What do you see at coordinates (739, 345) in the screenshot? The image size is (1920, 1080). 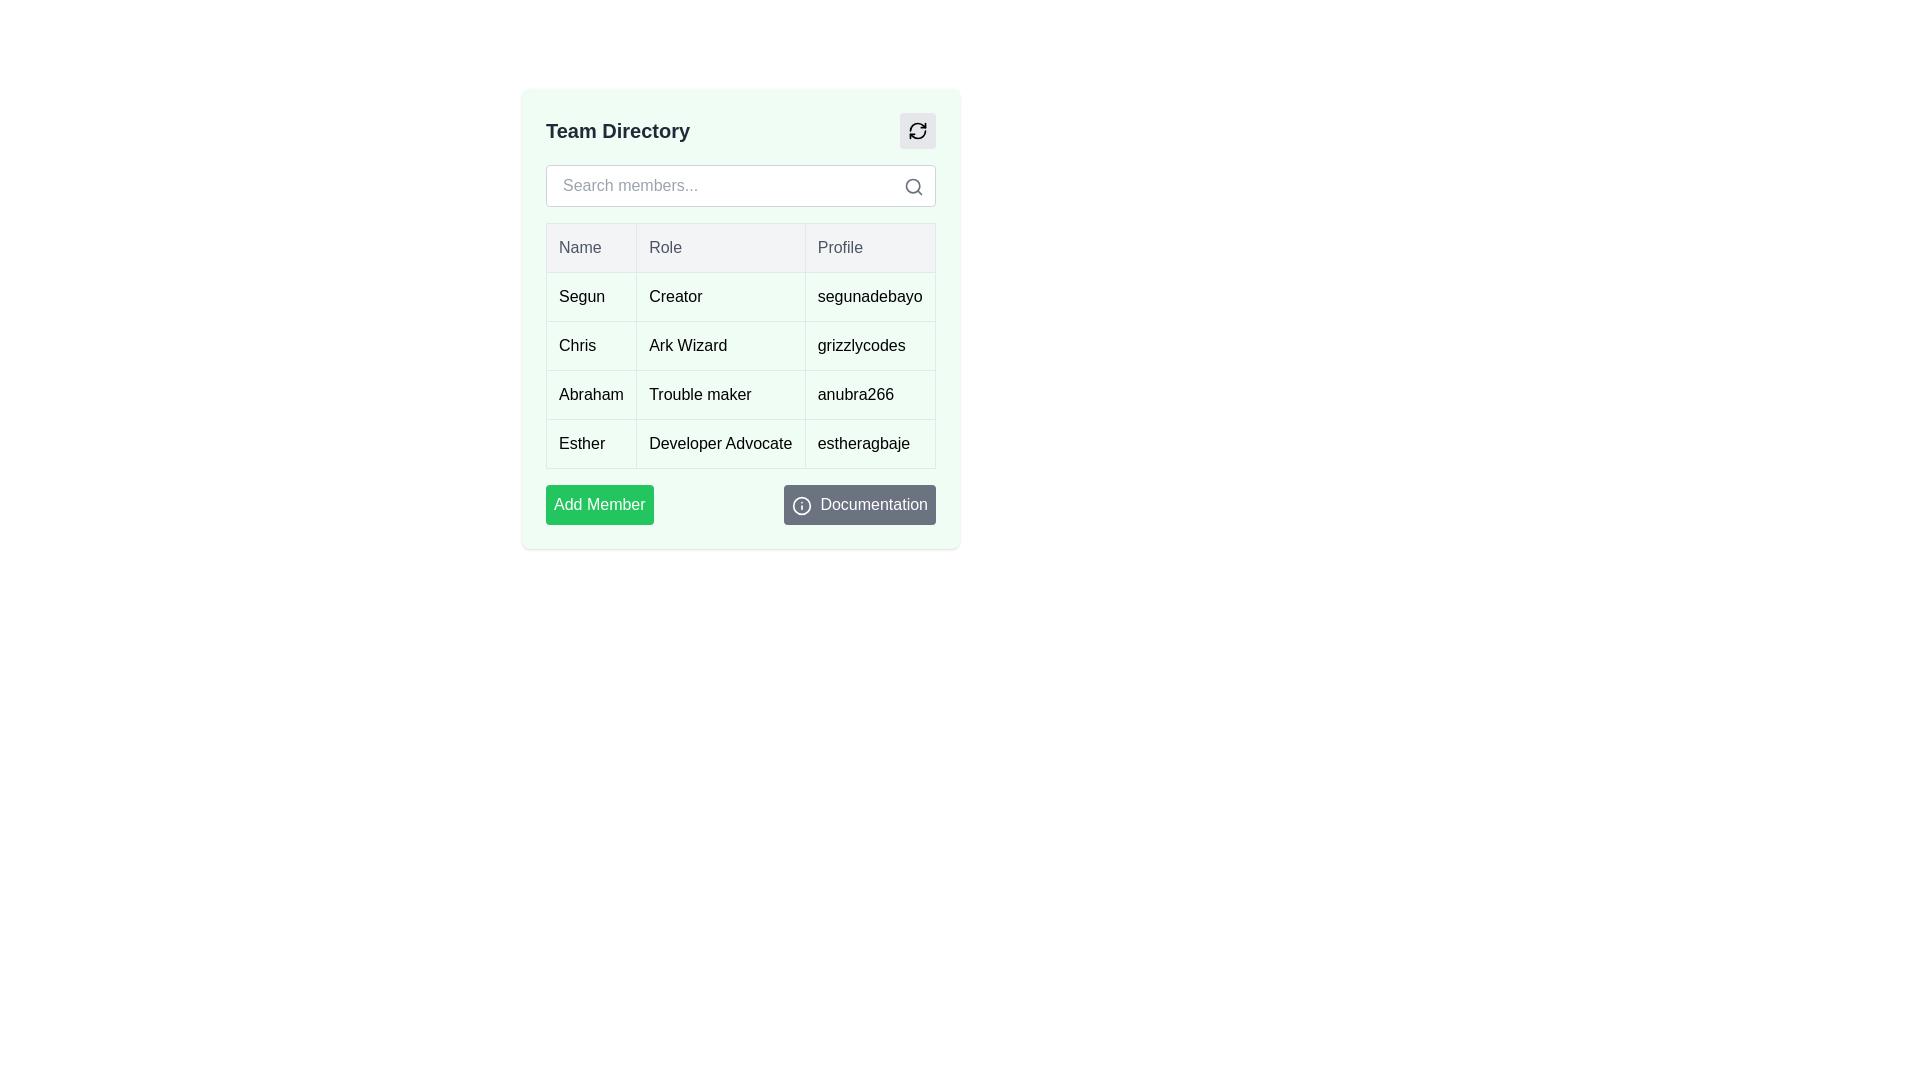 I see `the second row of the 'Team Directory' table, which contains the entries 'Chris', 'Ark Wizard', and 'grizzlycodes'` at bounding box center [739, 345].